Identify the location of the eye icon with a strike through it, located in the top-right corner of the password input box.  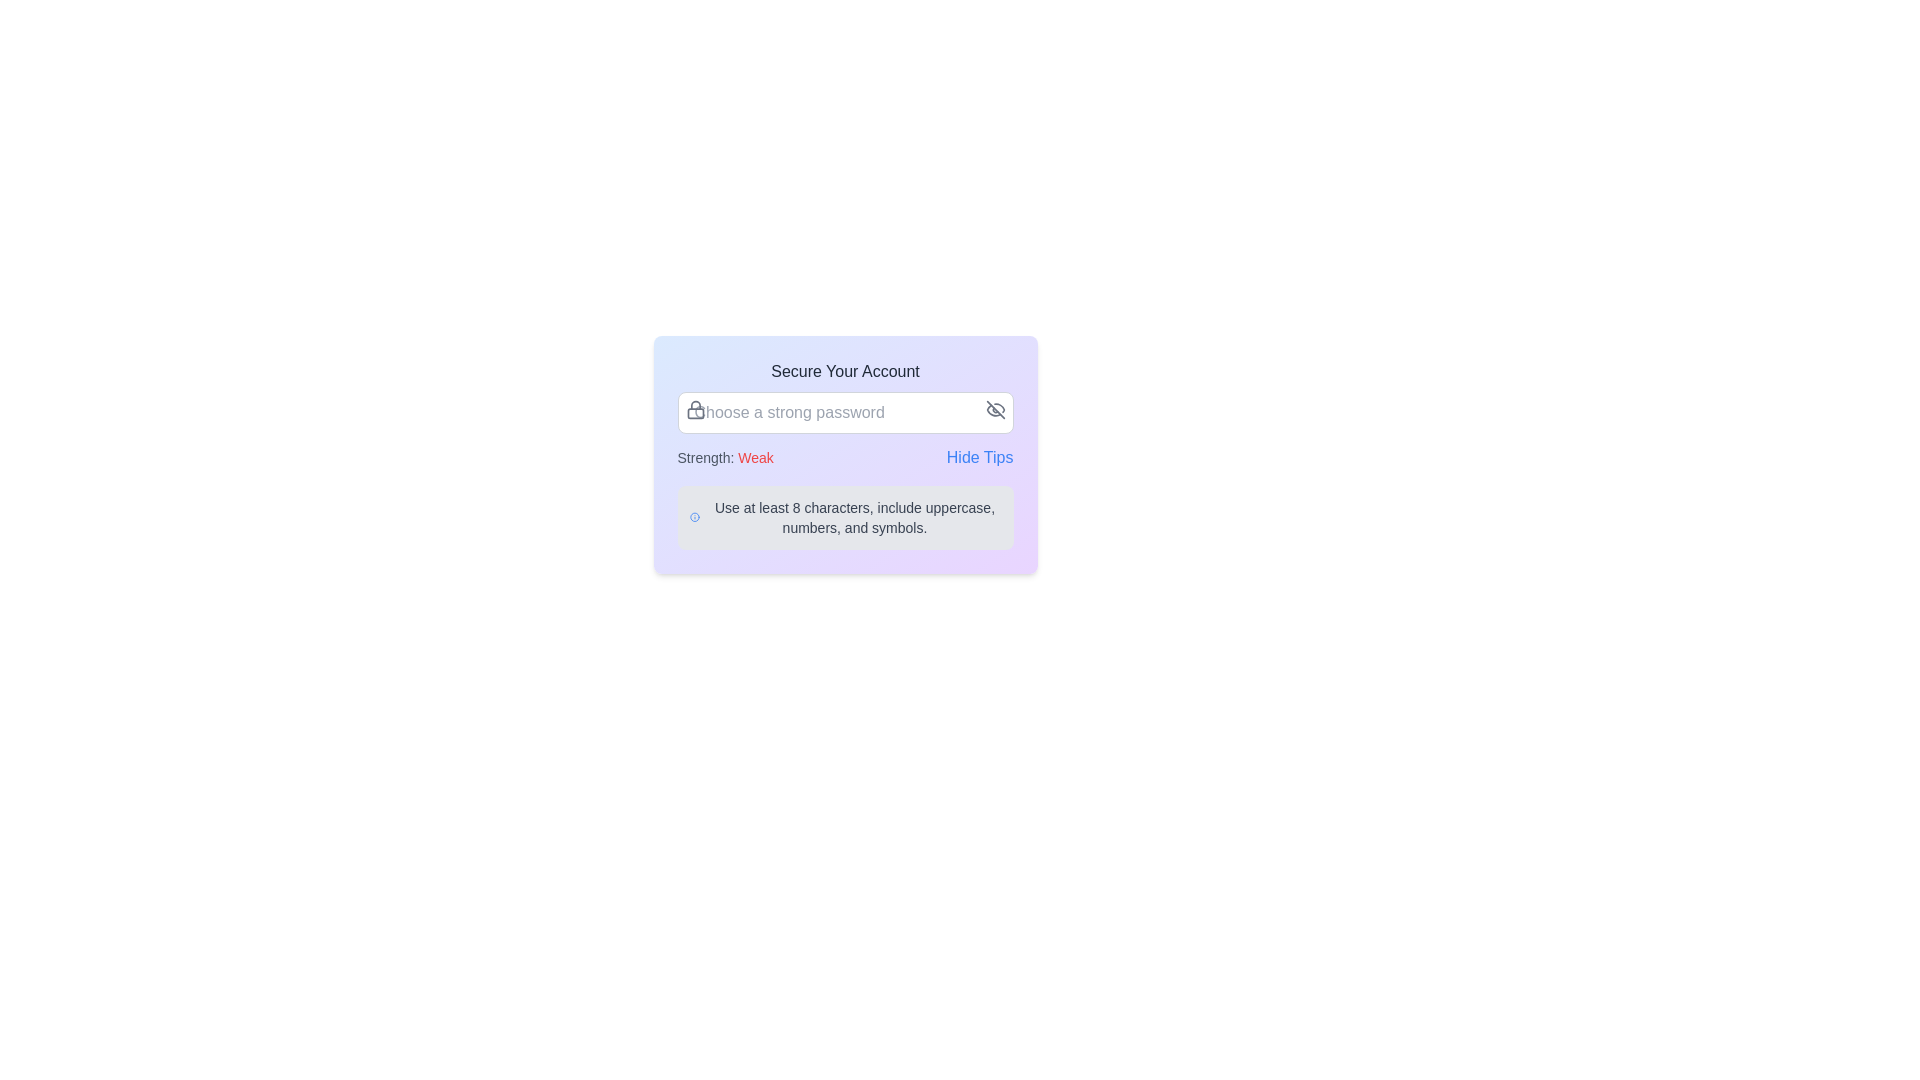
(995, 408).